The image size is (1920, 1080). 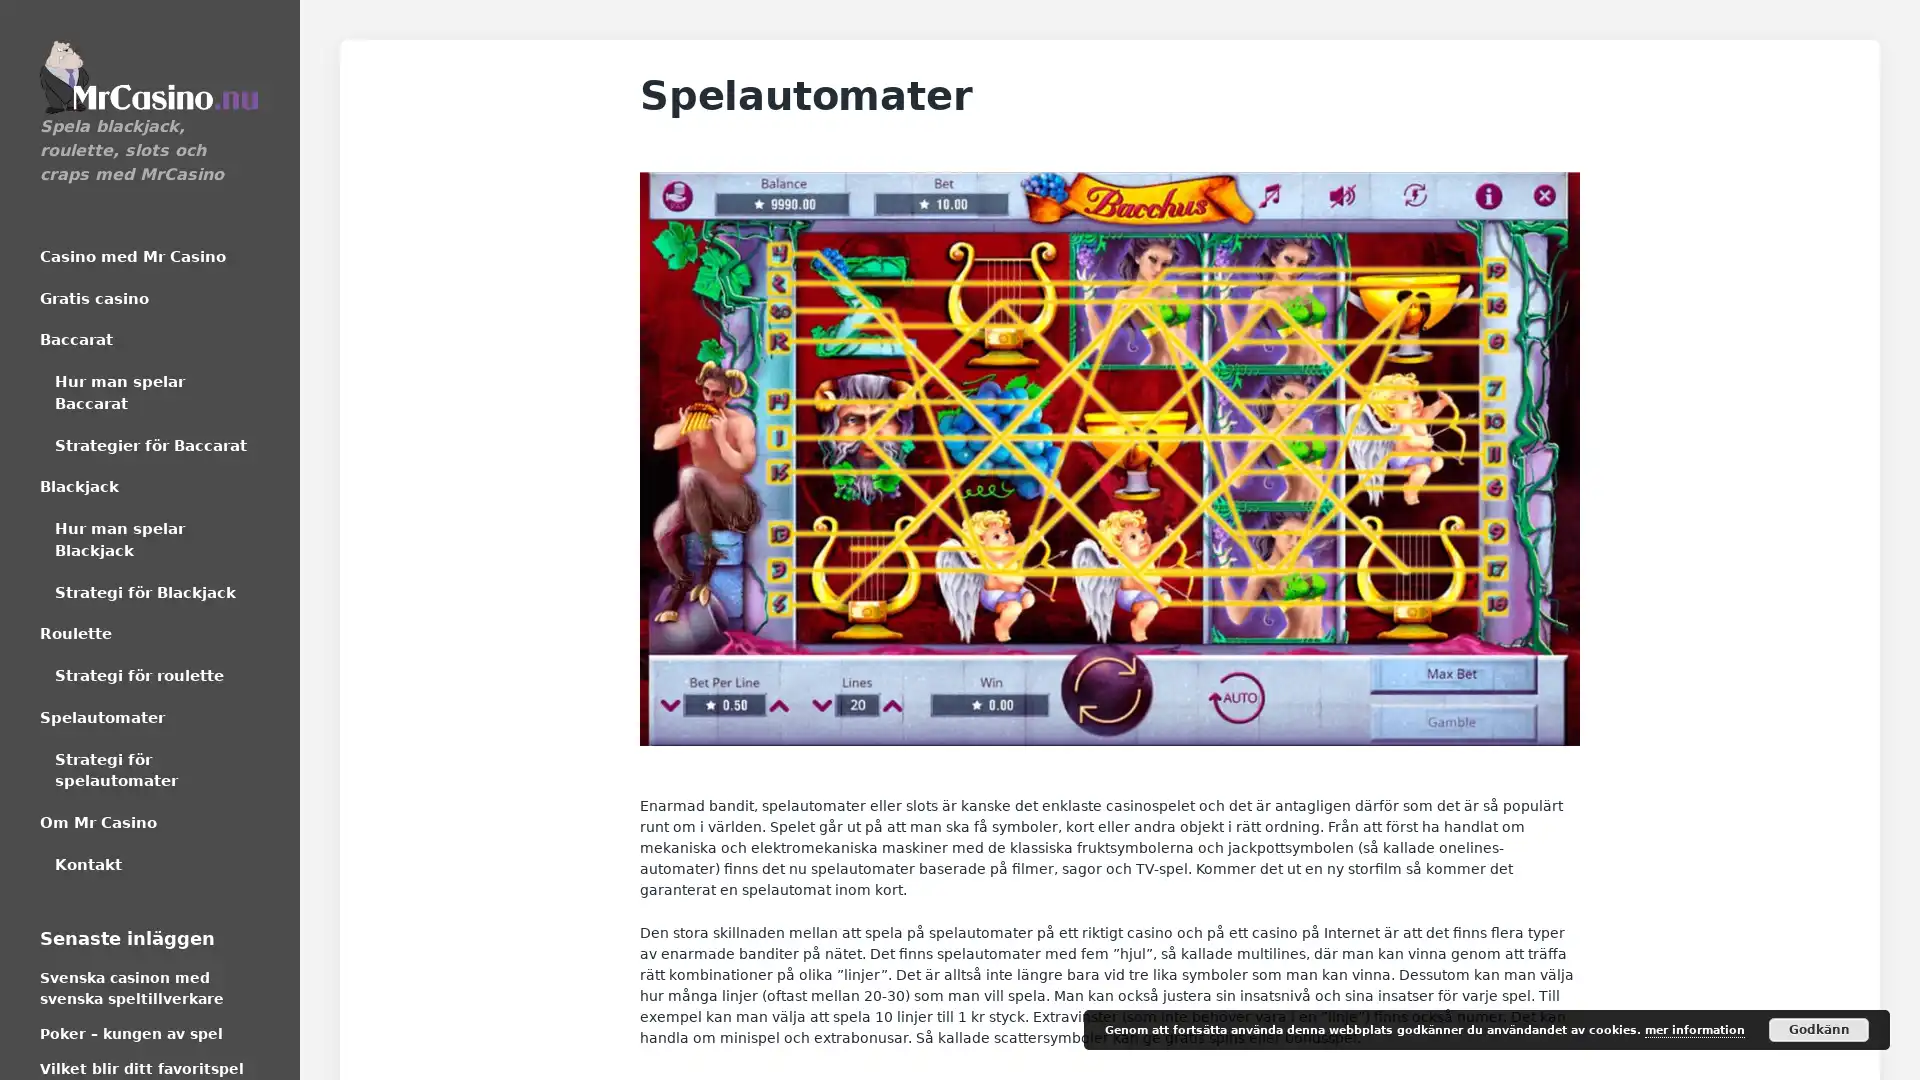 I want to click on Godkann, so click(x=1819, y=1029).